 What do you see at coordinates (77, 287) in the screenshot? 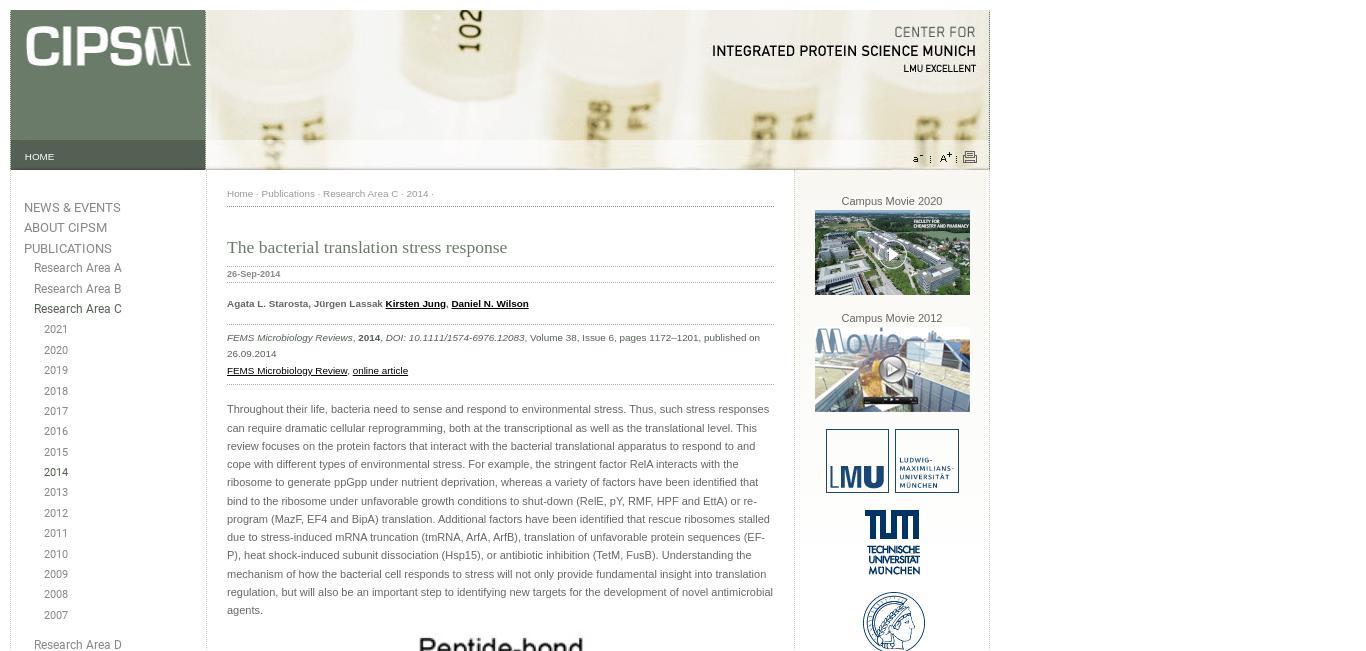
I see `'Research Area B'` at bounding box center [77, 287].